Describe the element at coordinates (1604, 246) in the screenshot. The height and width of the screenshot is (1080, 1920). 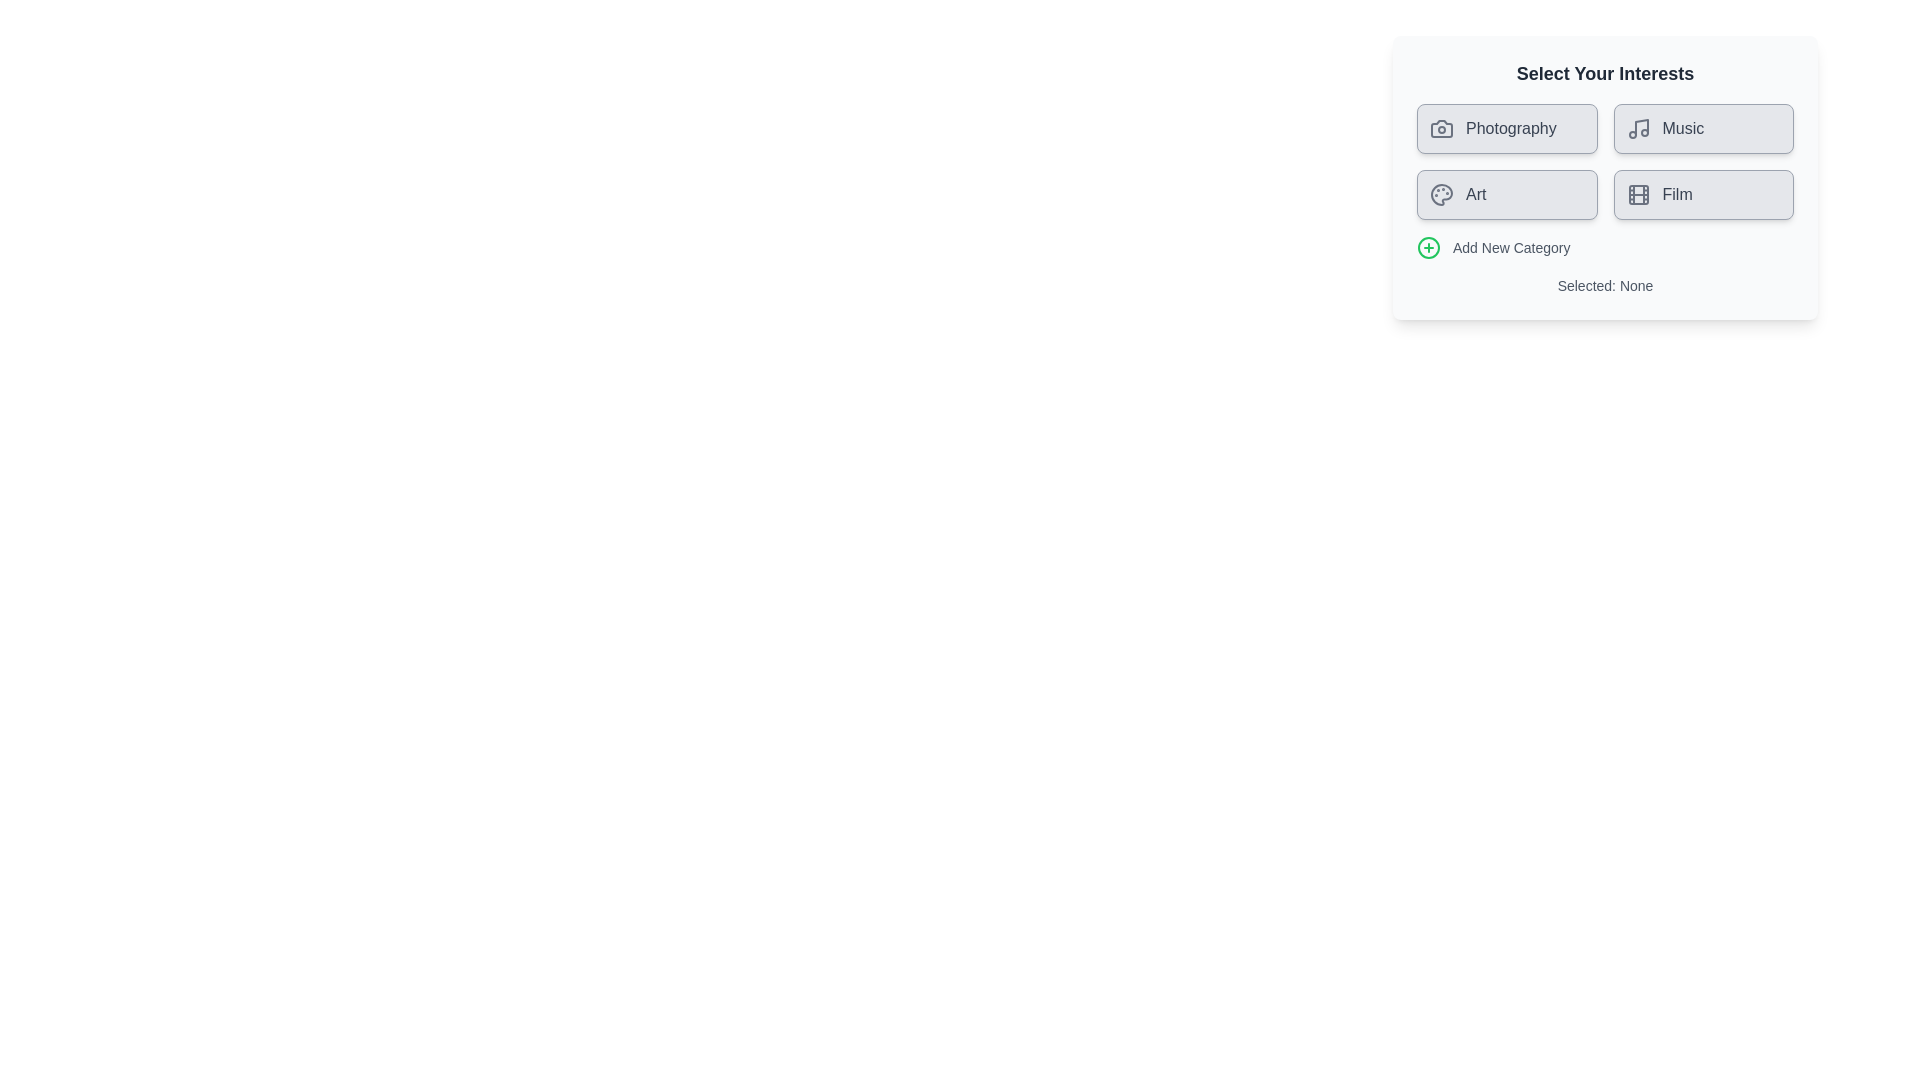
I see `the 'Add New Category' button` at that location.